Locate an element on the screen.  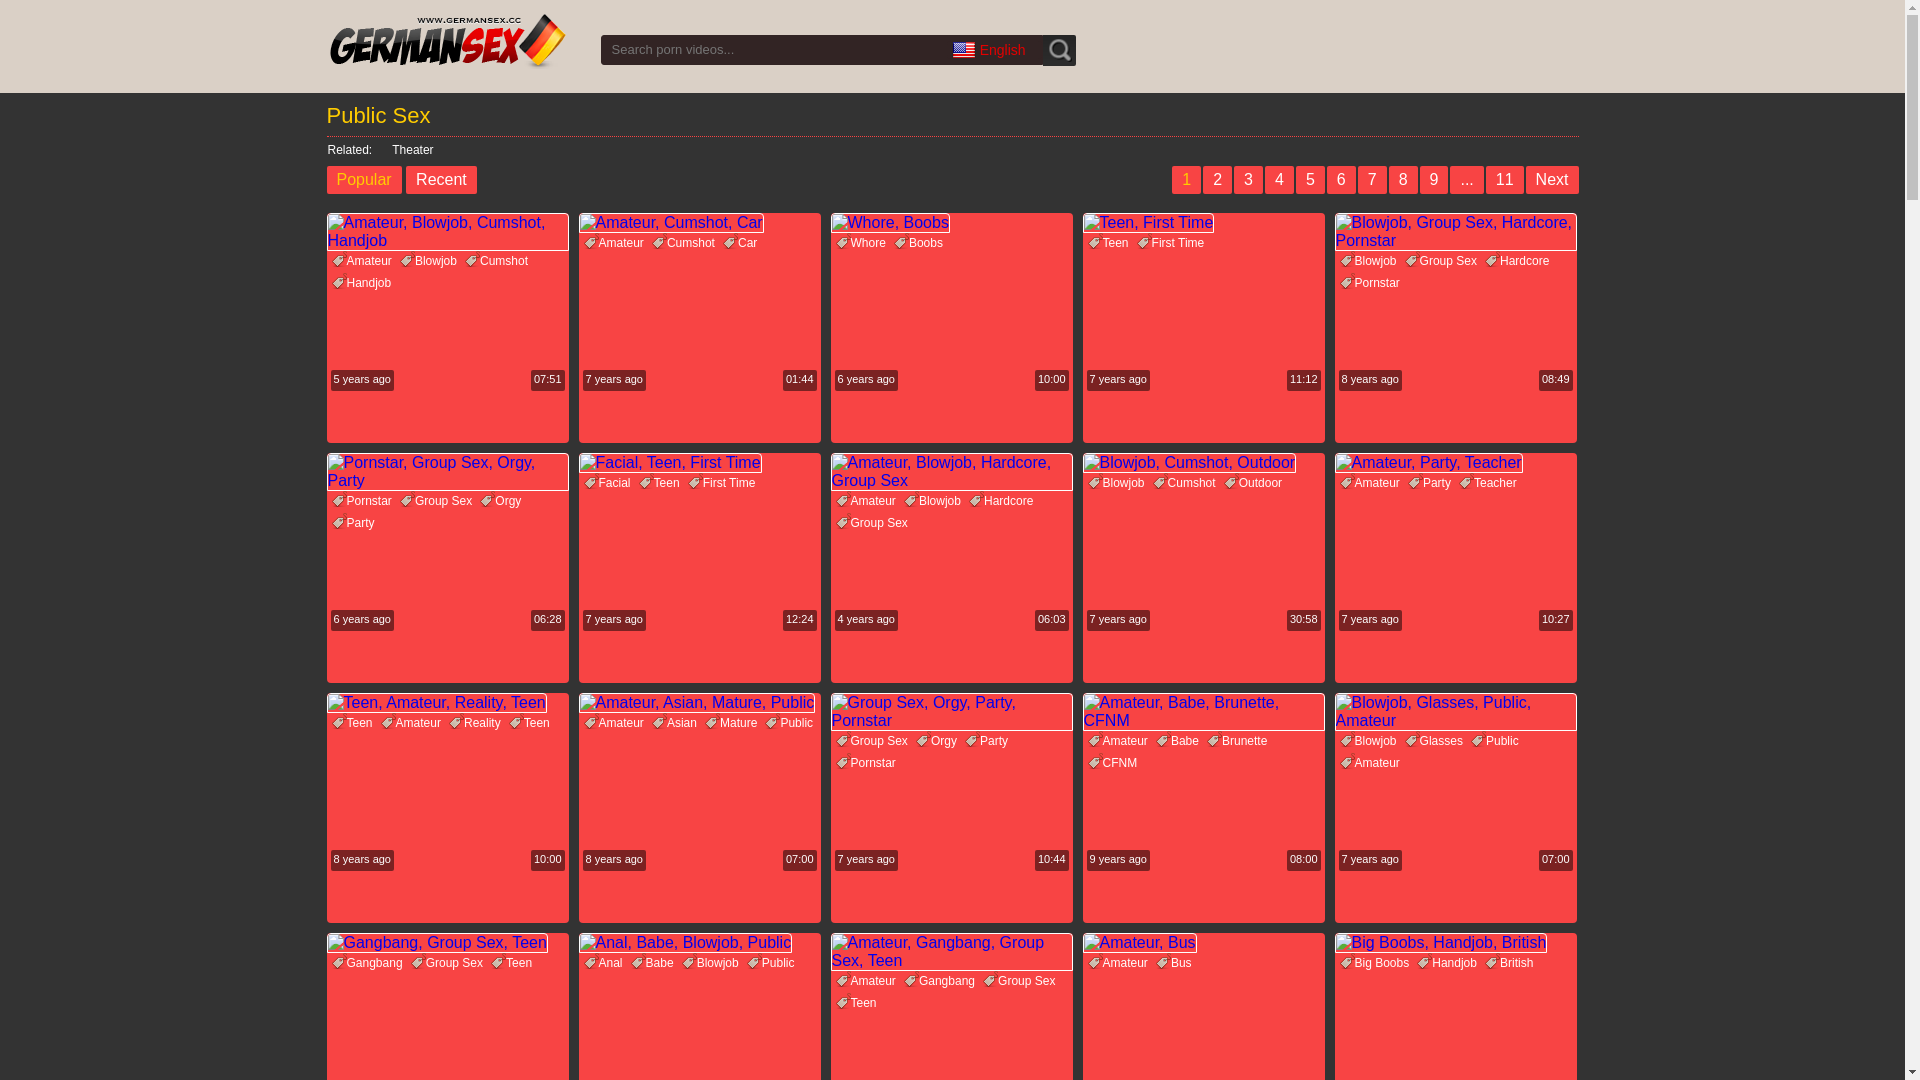
'Popular' is located at coordinates (363, 180).